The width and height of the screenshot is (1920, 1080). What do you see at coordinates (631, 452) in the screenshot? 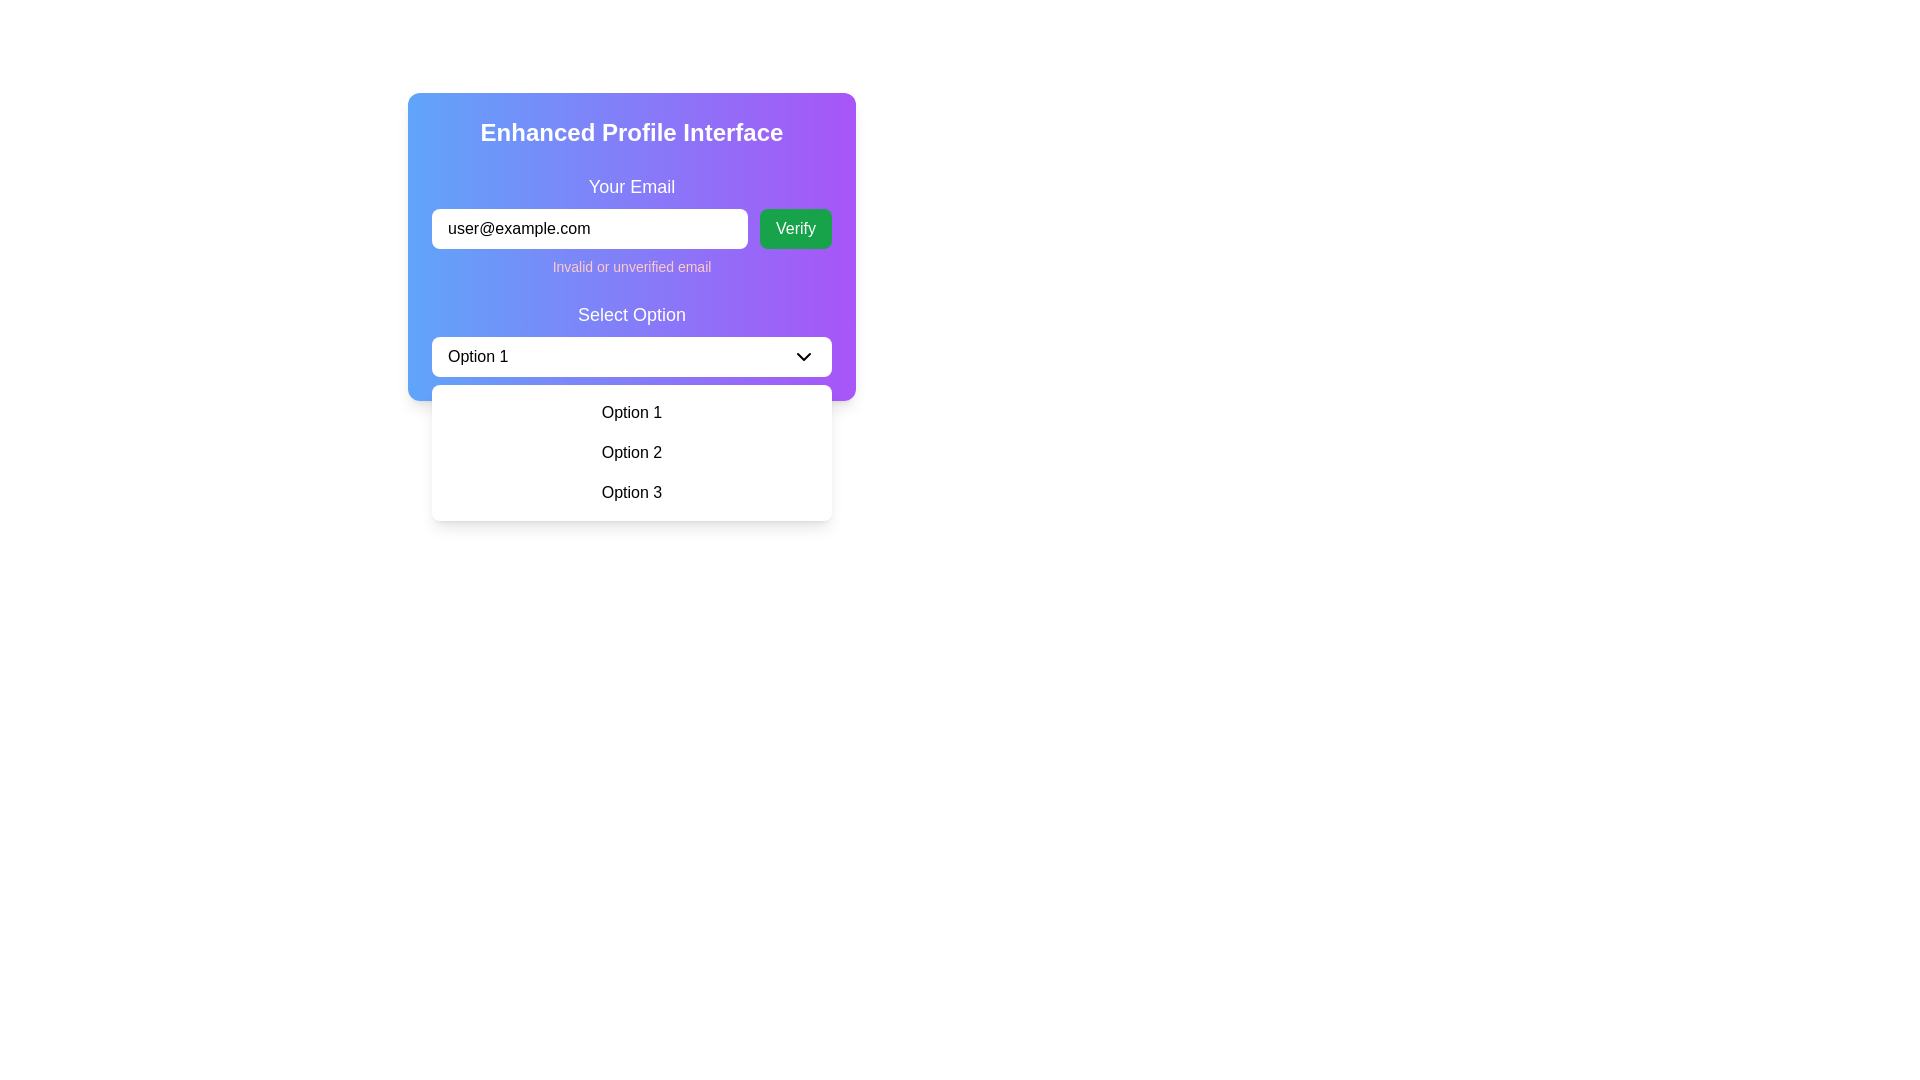
I see `the dropdown menu located under the 'Select Option' label, which presents options 'Option 1', 'Option 2', or 'Option 3'` at bounding box center [631, 452].